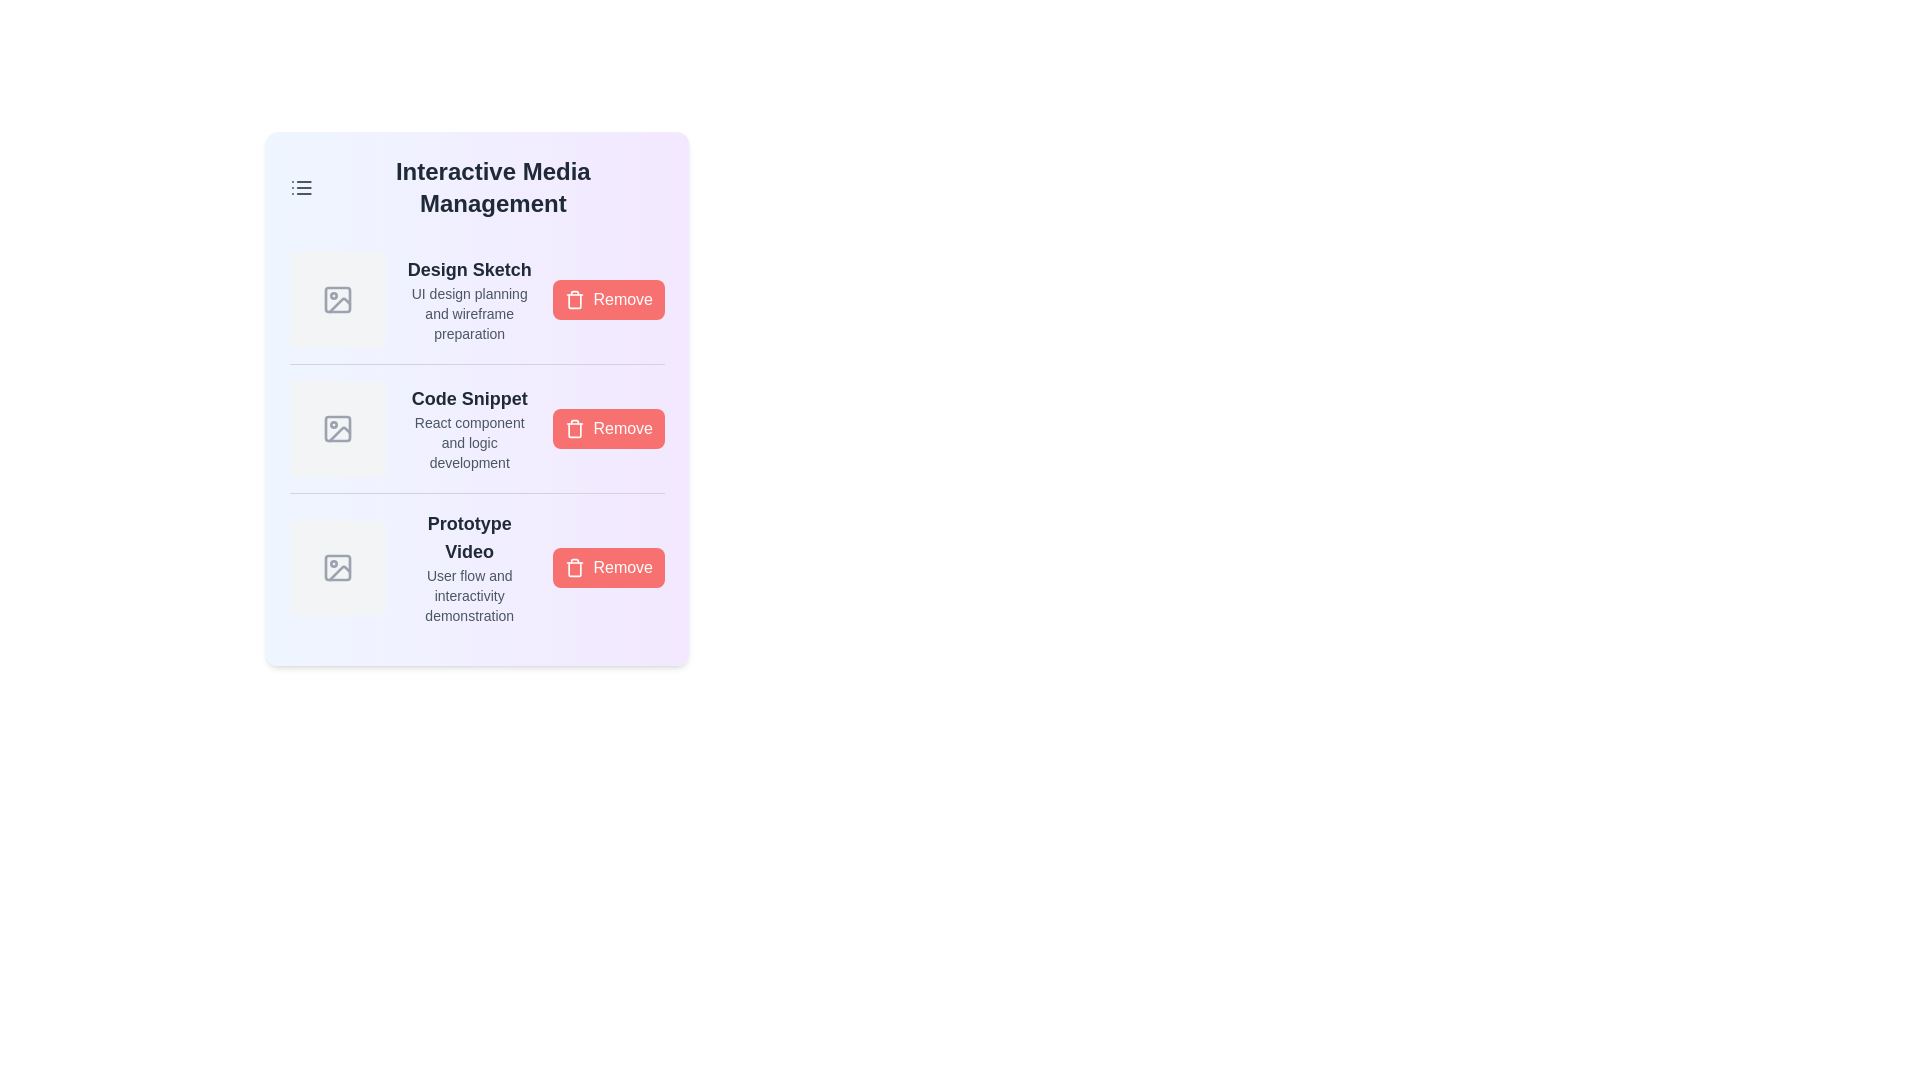 The width and height of the screenshot is (1920, 1080). I want to click on 'Remove' button for the item with the name 'Design Sketch', so click(608, 300).